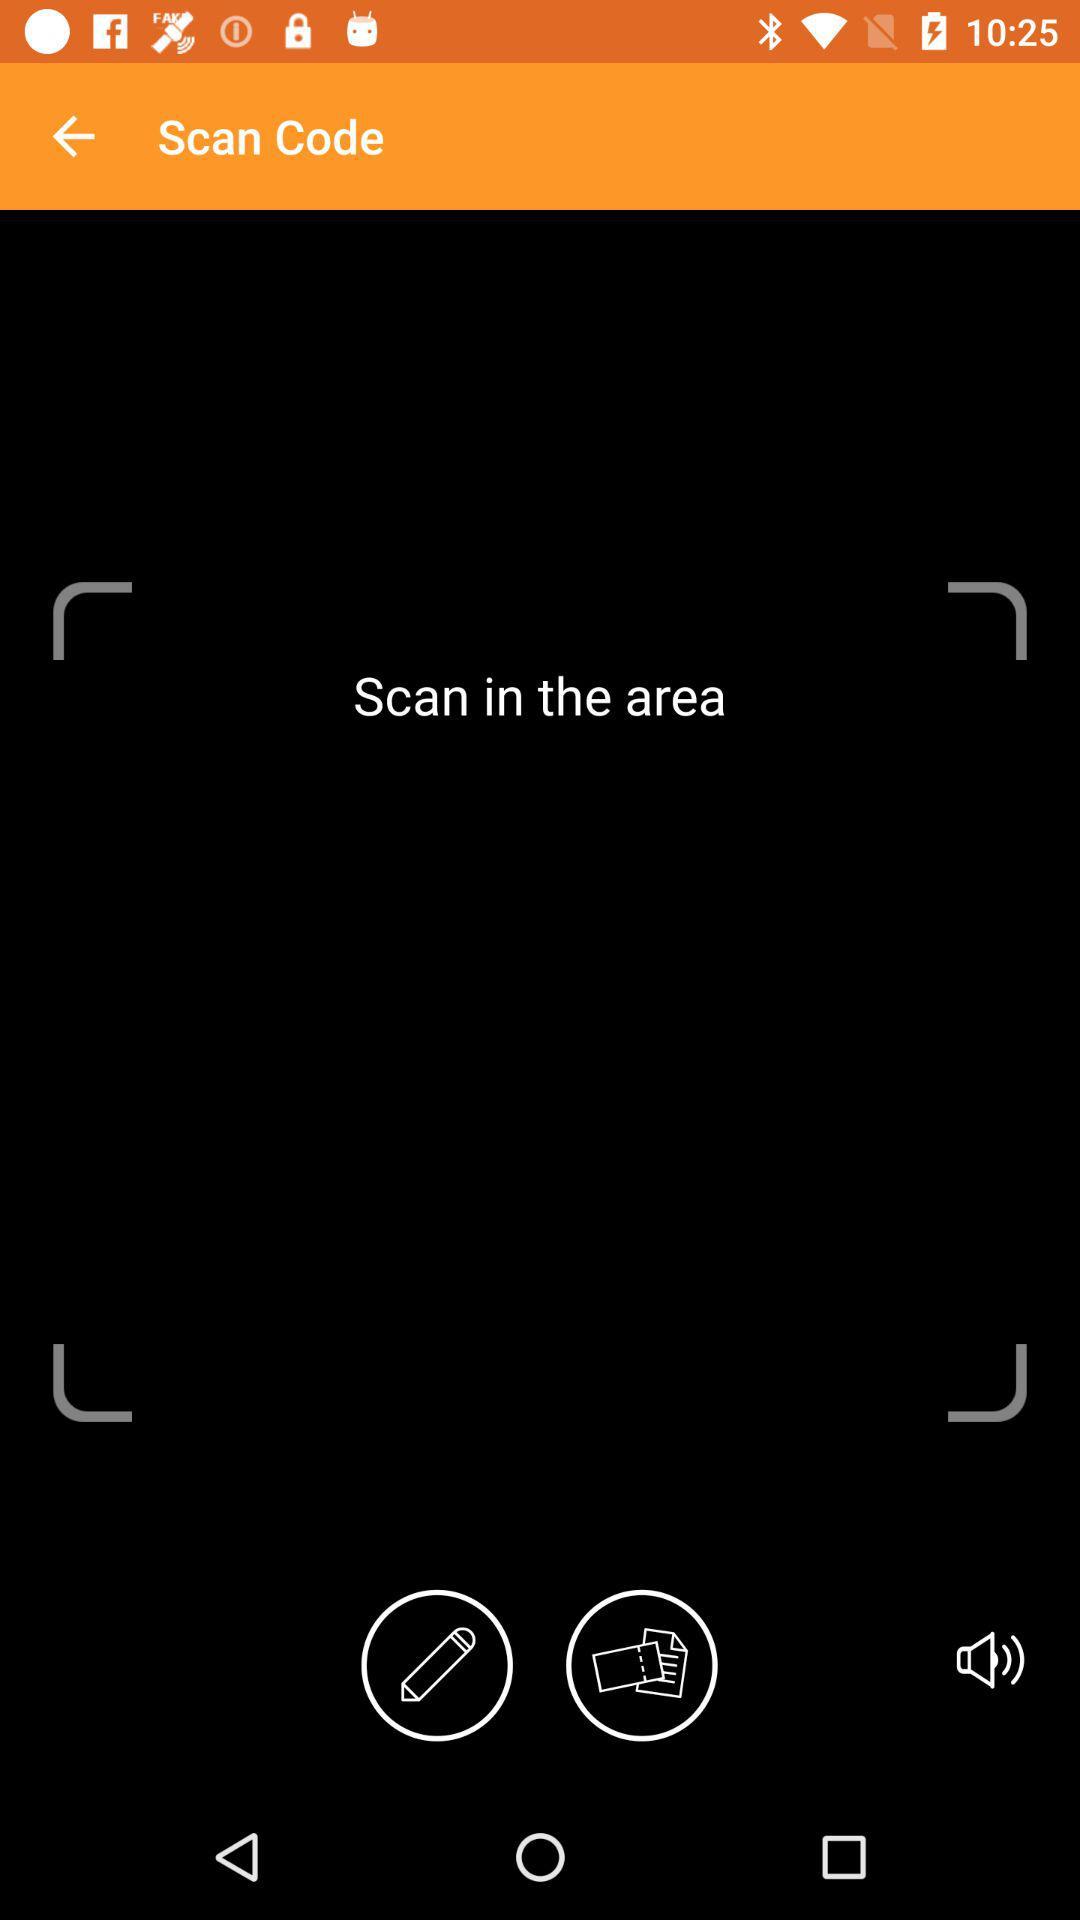 This screenshot has height=1920, width=1080. Describe the element at coordinates (642, 1665) in the screenshot. I see `icon below the scan in the` at that location.